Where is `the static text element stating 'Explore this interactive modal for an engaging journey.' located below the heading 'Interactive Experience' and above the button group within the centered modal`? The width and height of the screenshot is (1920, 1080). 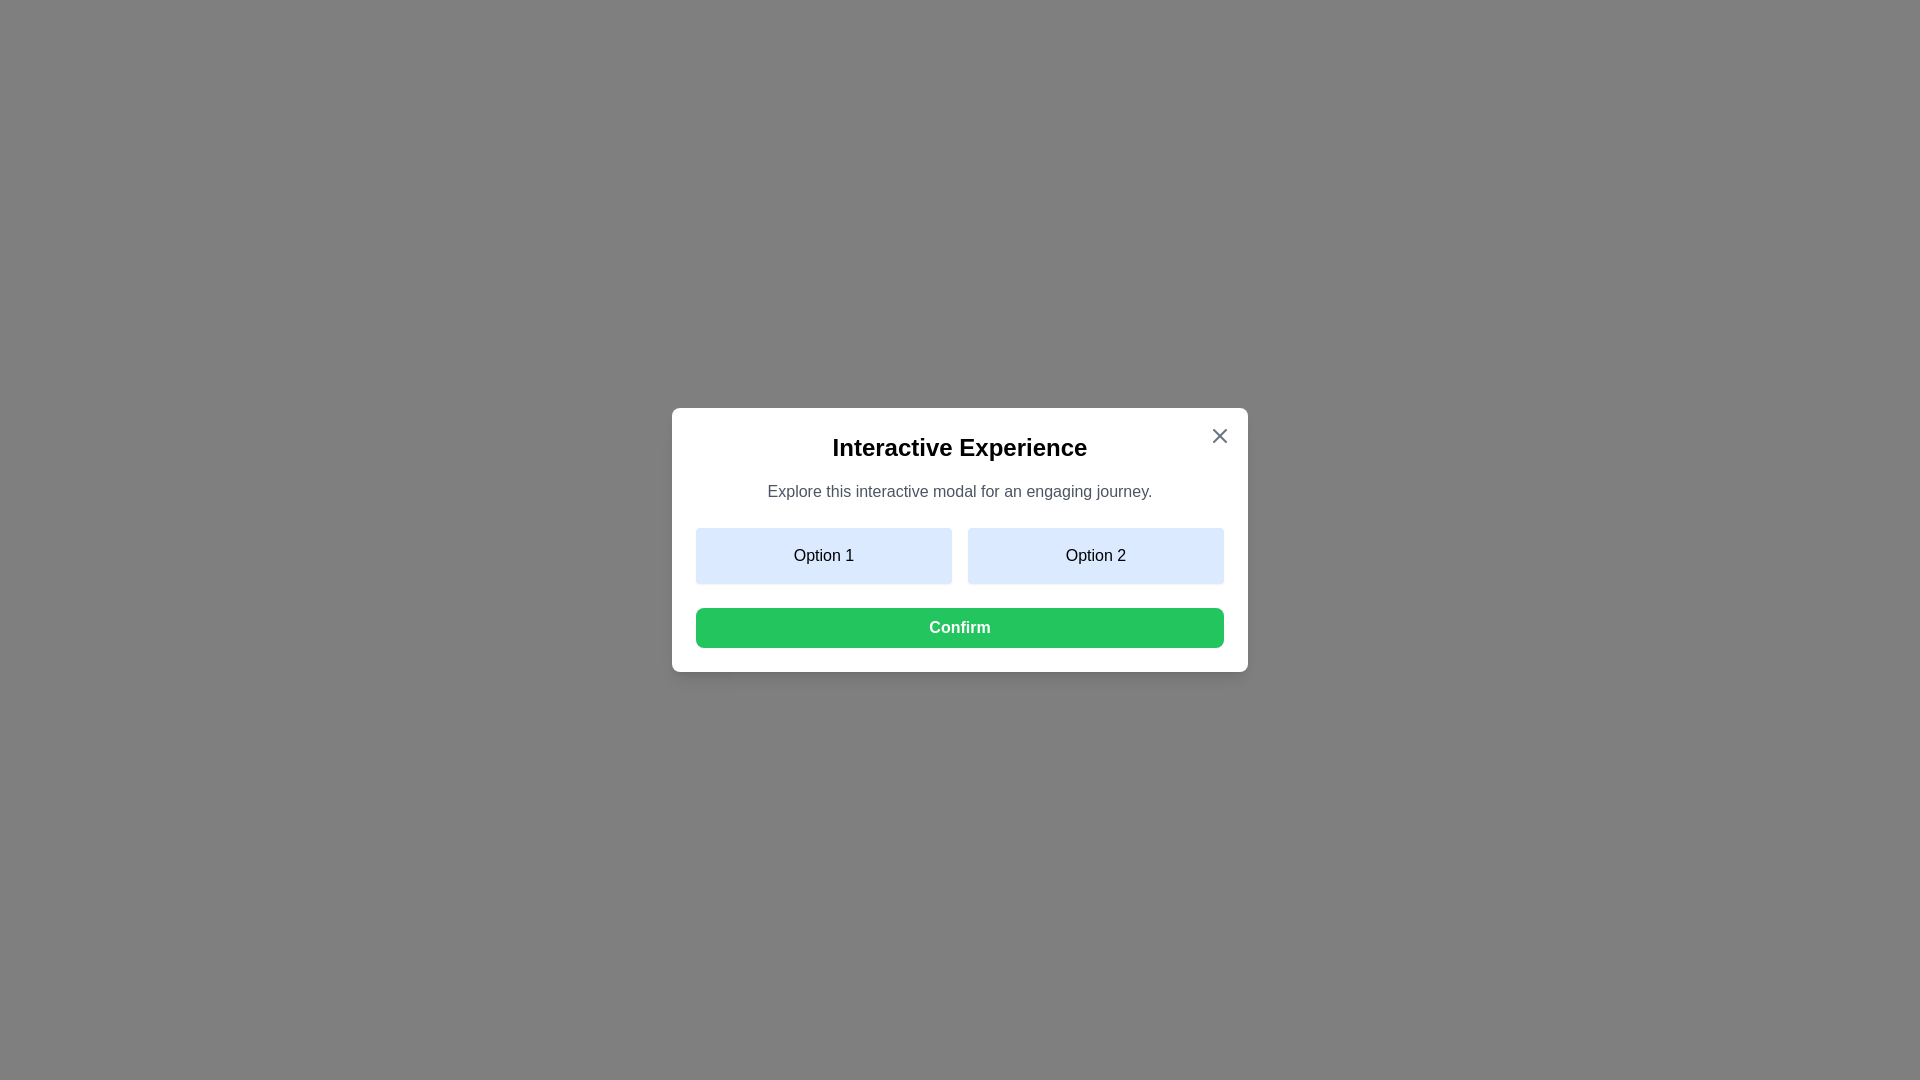
the static text element stating 'Explore this interactive modal for an engaging journey.' located below the heading 'Interactive Experience' and above the button group within the centered modal is located at coordinates (960, 492).